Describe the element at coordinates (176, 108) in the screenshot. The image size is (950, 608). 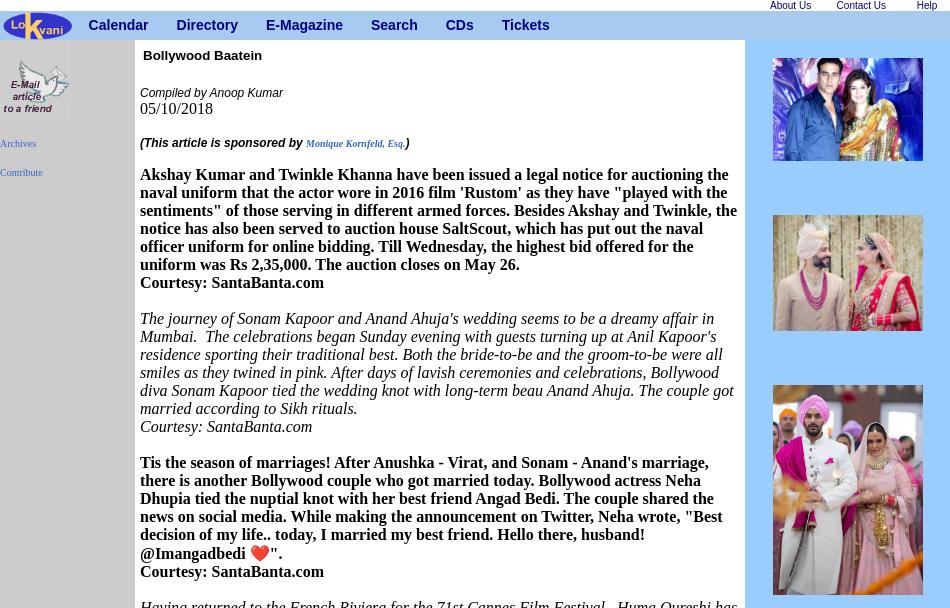
I see `'05/10/2018'` at that location.